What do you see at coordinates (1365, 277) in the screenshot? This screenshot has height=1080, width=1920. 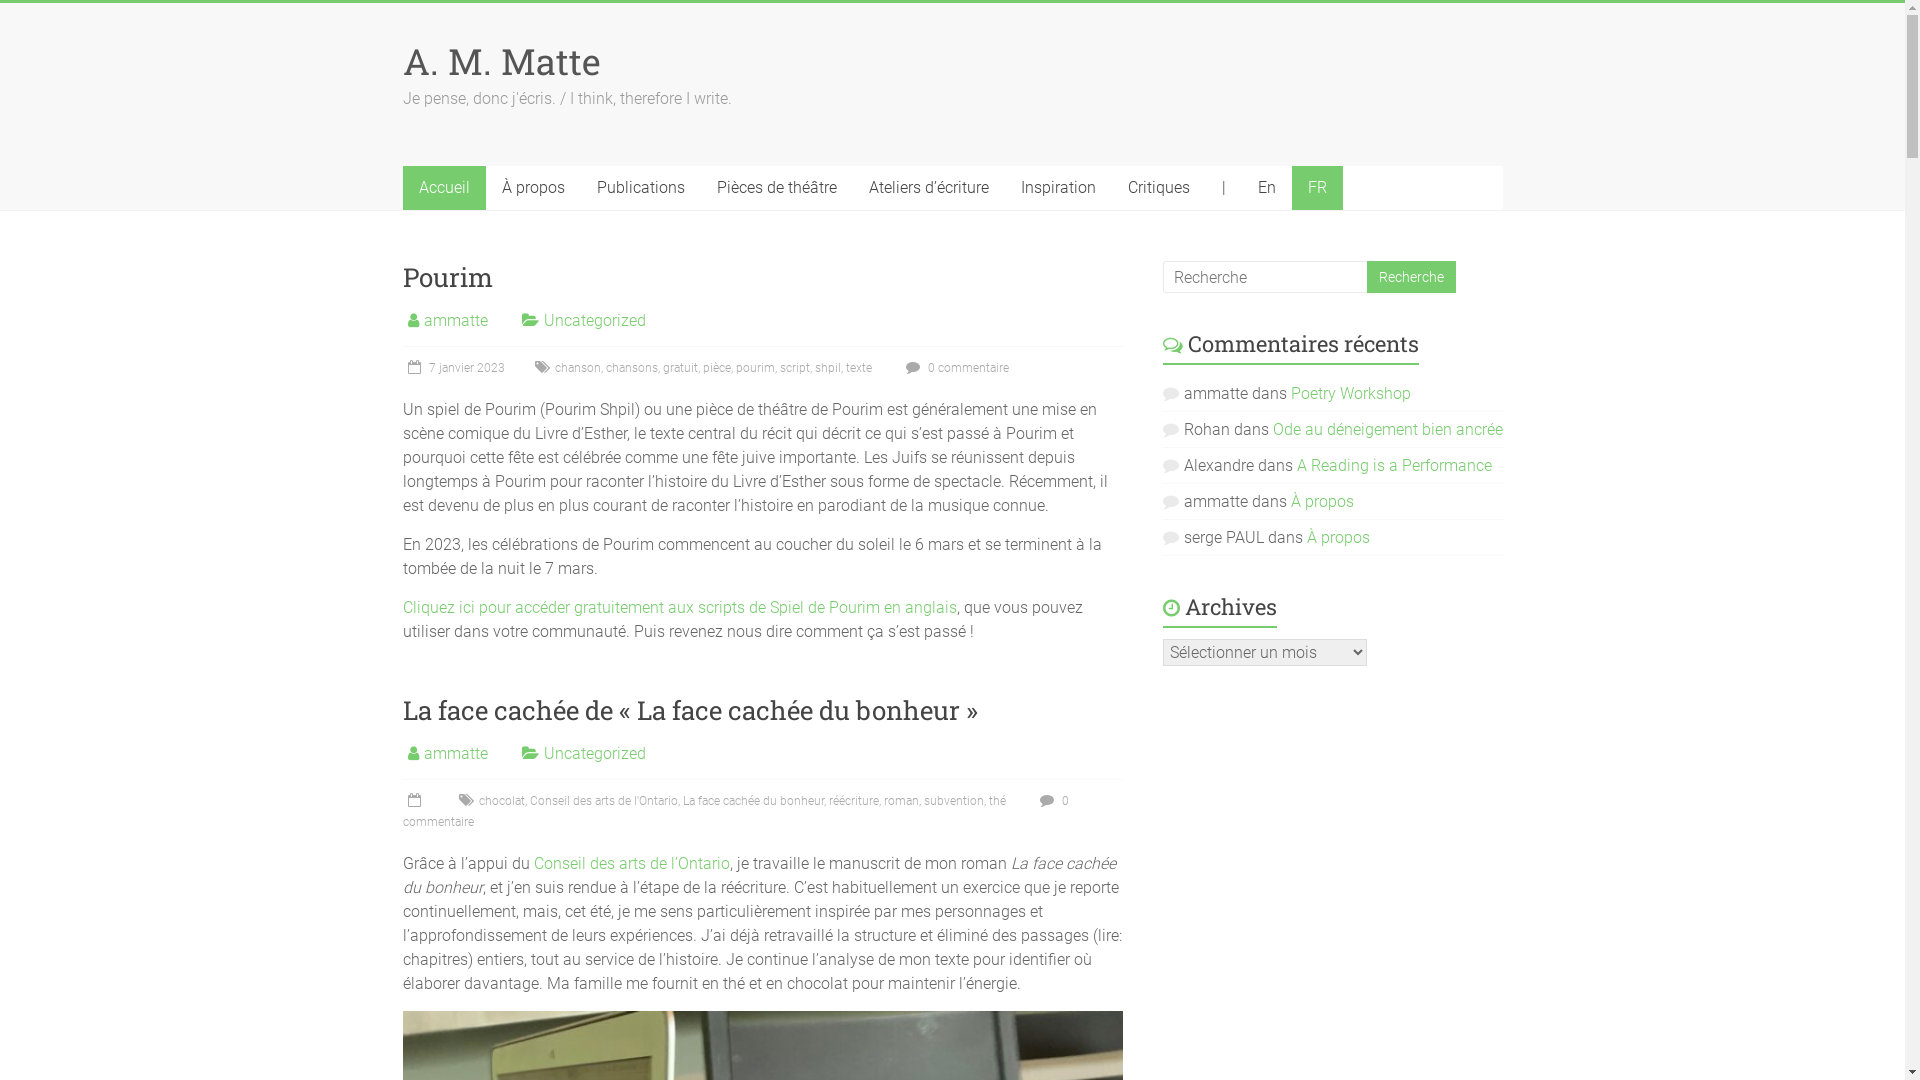 I see `'Recherche'` at bounding box center [1365, 277].